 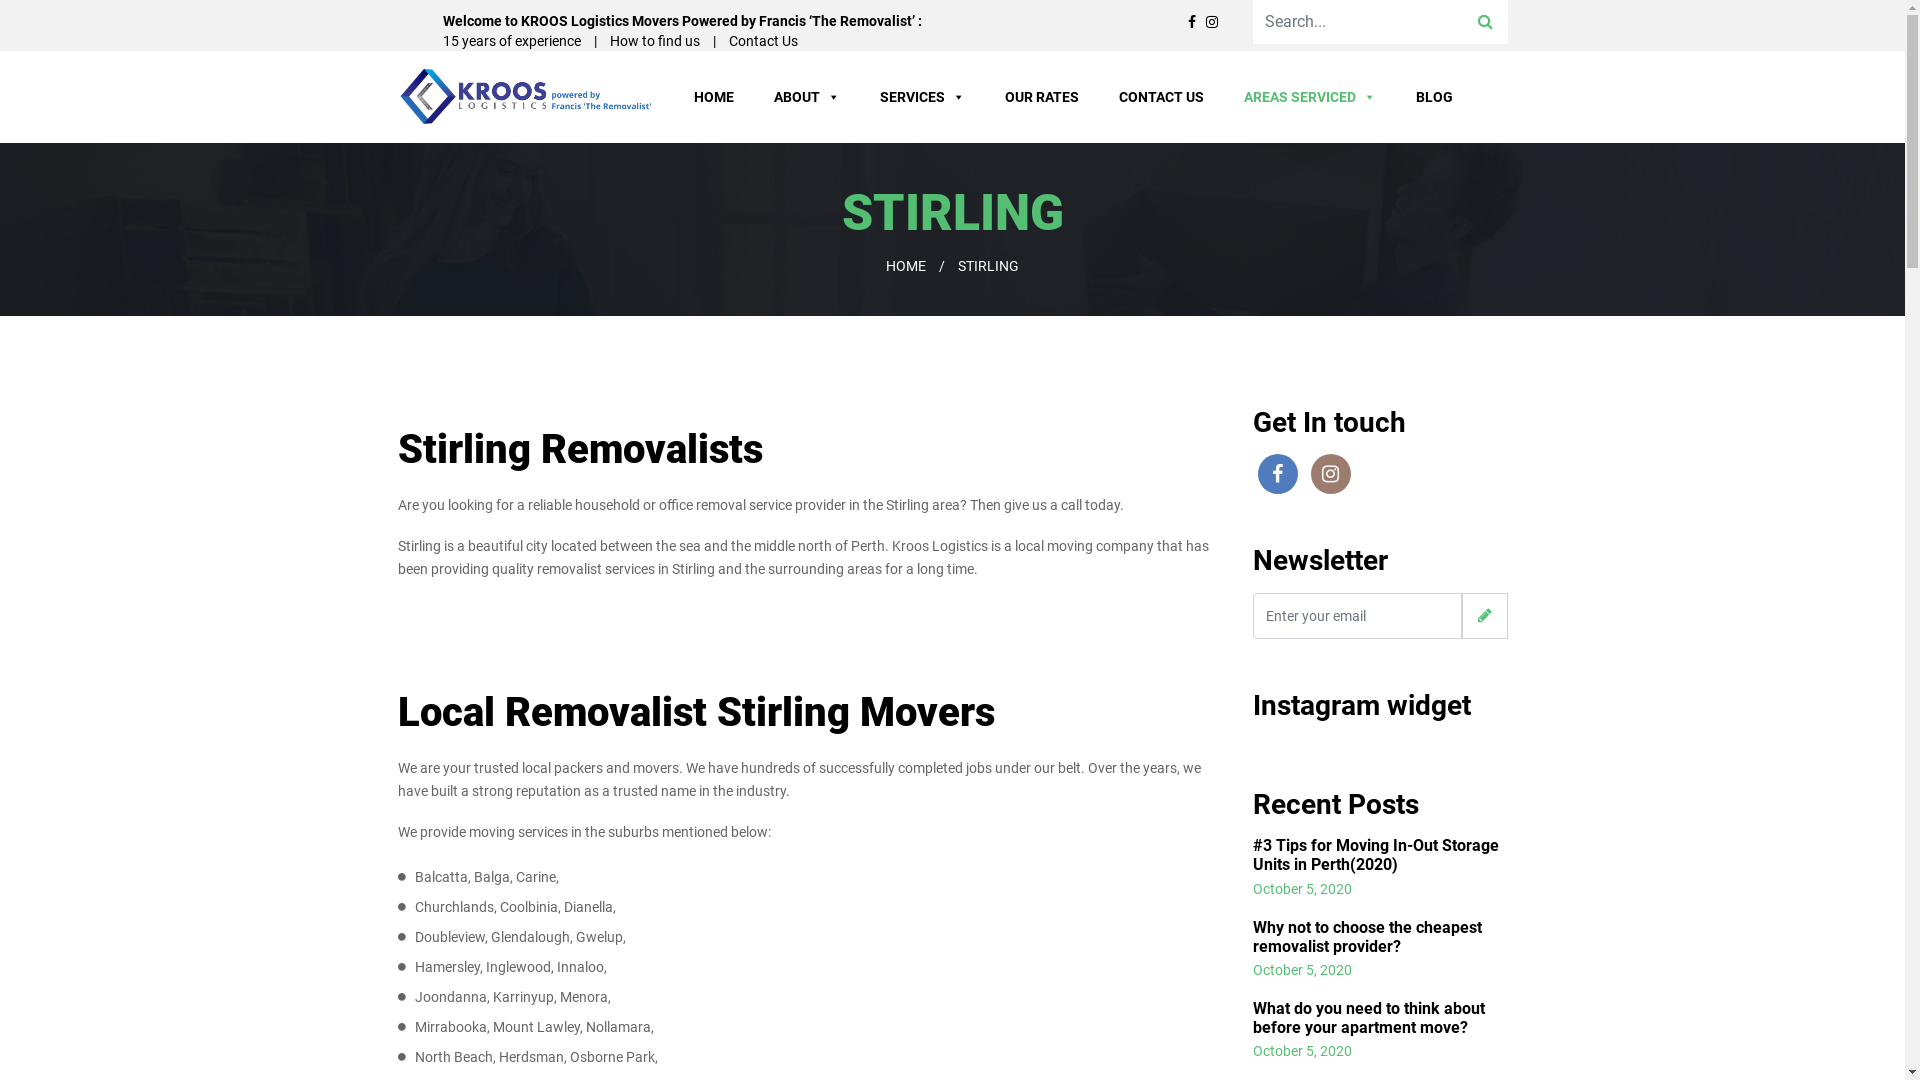 I want to click on 'ABOUT', so click(x=762, y=96).